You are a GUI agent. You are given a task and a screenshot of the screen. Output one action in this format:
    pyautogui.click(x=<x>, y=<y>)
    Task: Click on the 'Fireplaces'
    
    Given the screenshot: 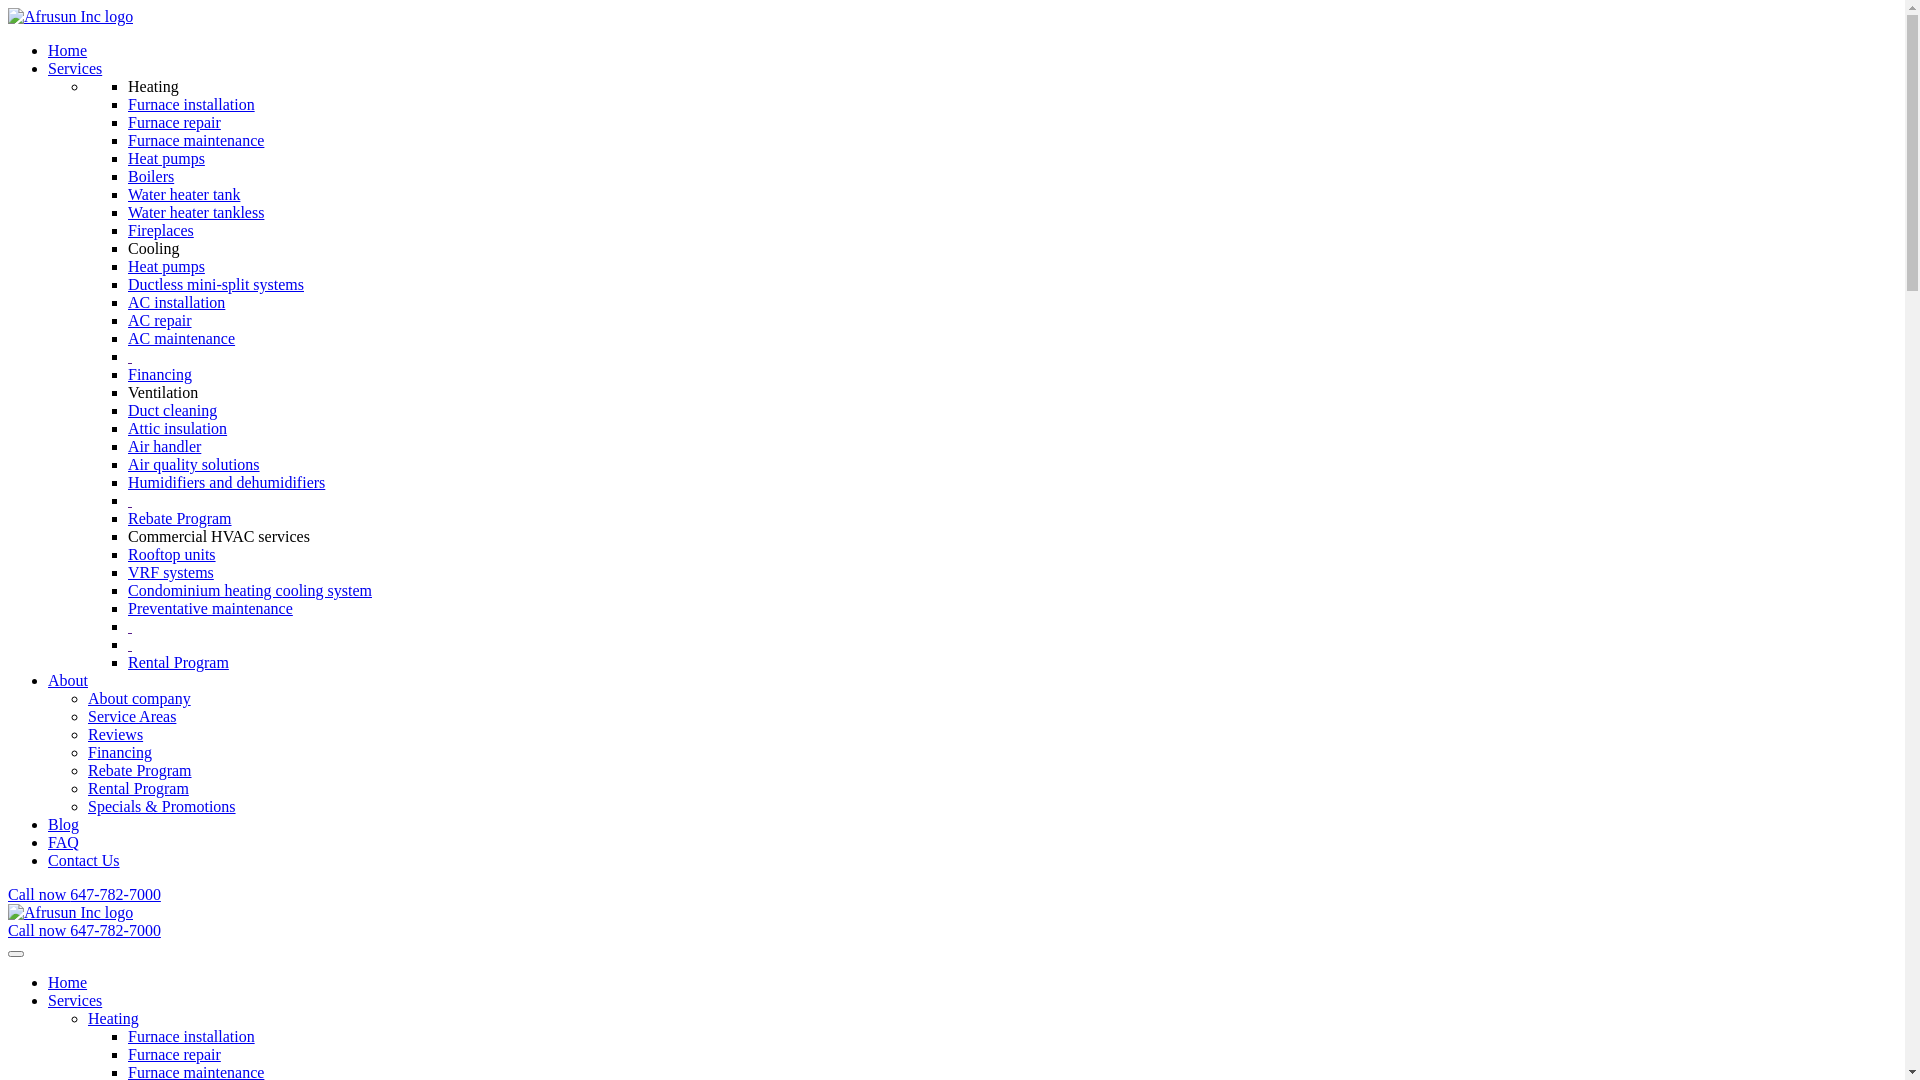 What is the action you would take?
    pyautogui.click(x=161, y=229)
    